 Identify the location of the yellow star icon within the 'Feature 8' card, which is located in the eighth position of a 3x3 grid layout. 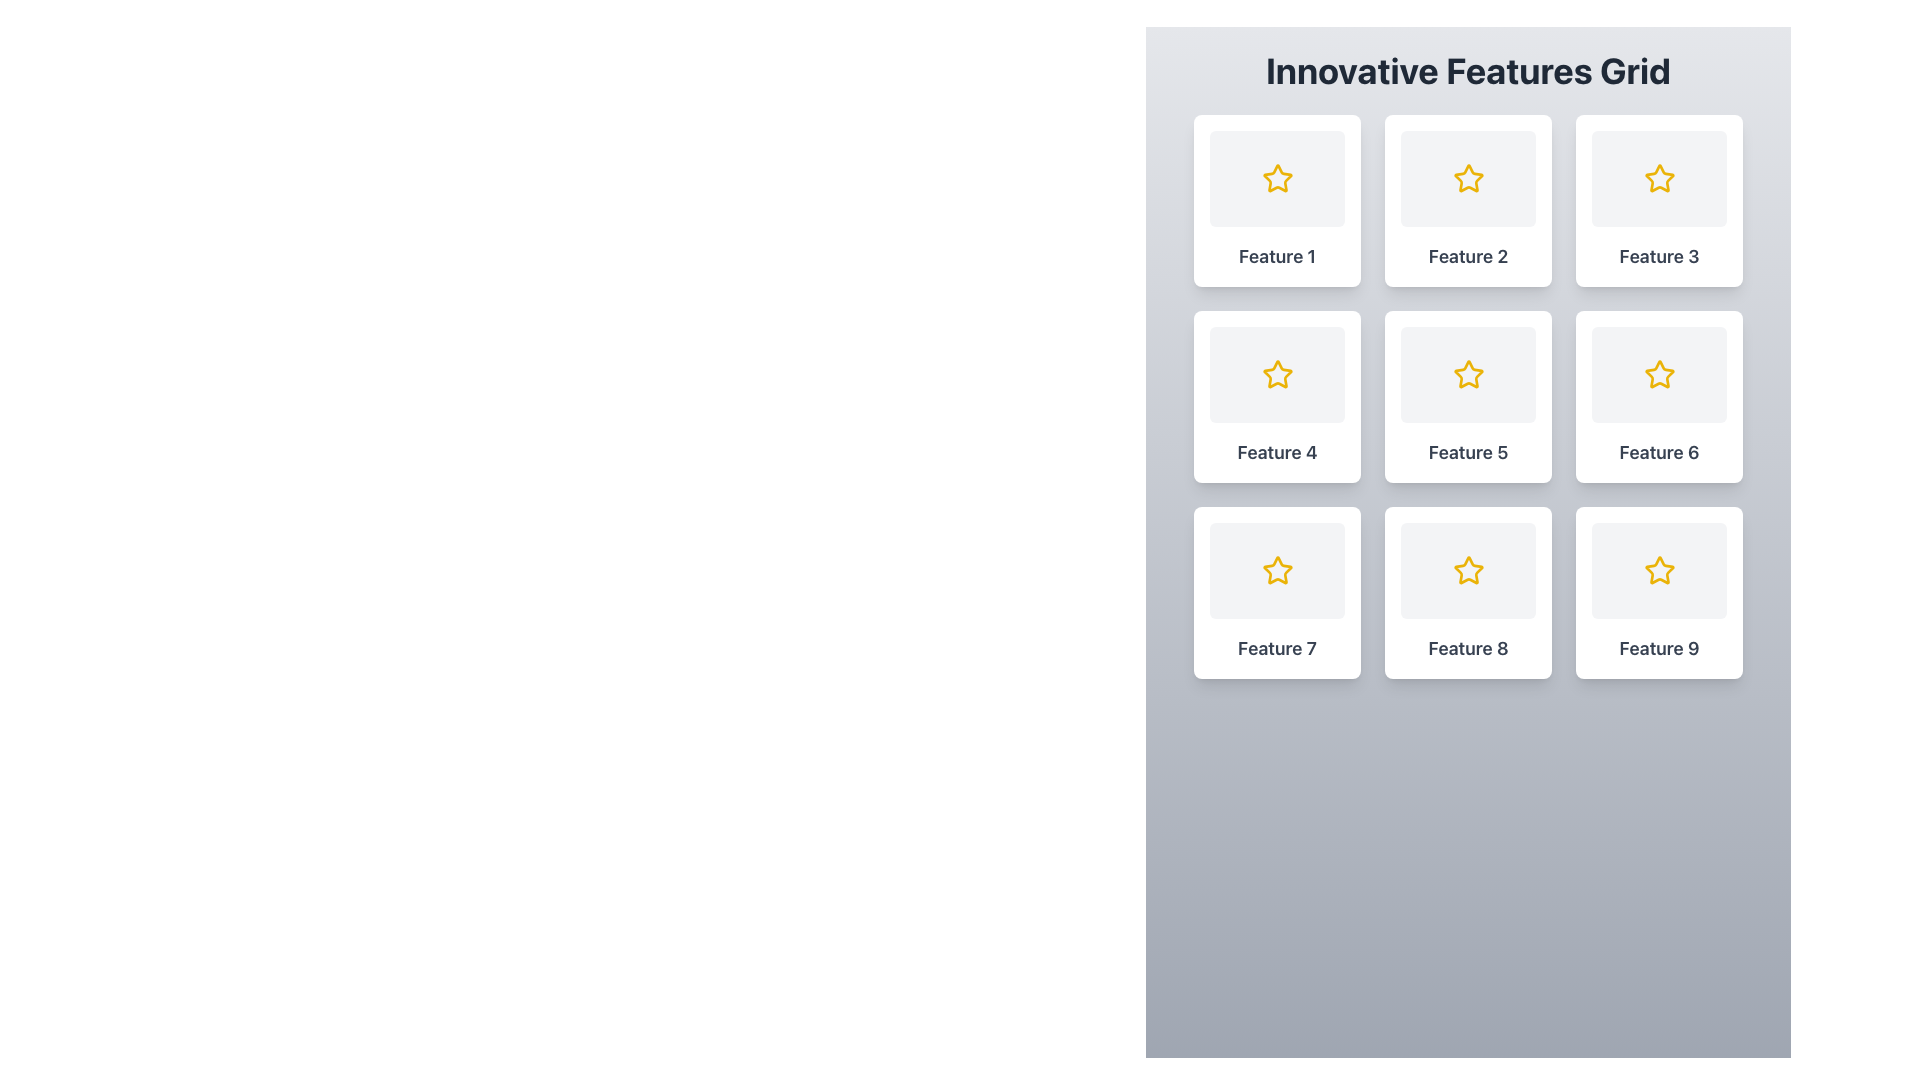
(1468, 570).